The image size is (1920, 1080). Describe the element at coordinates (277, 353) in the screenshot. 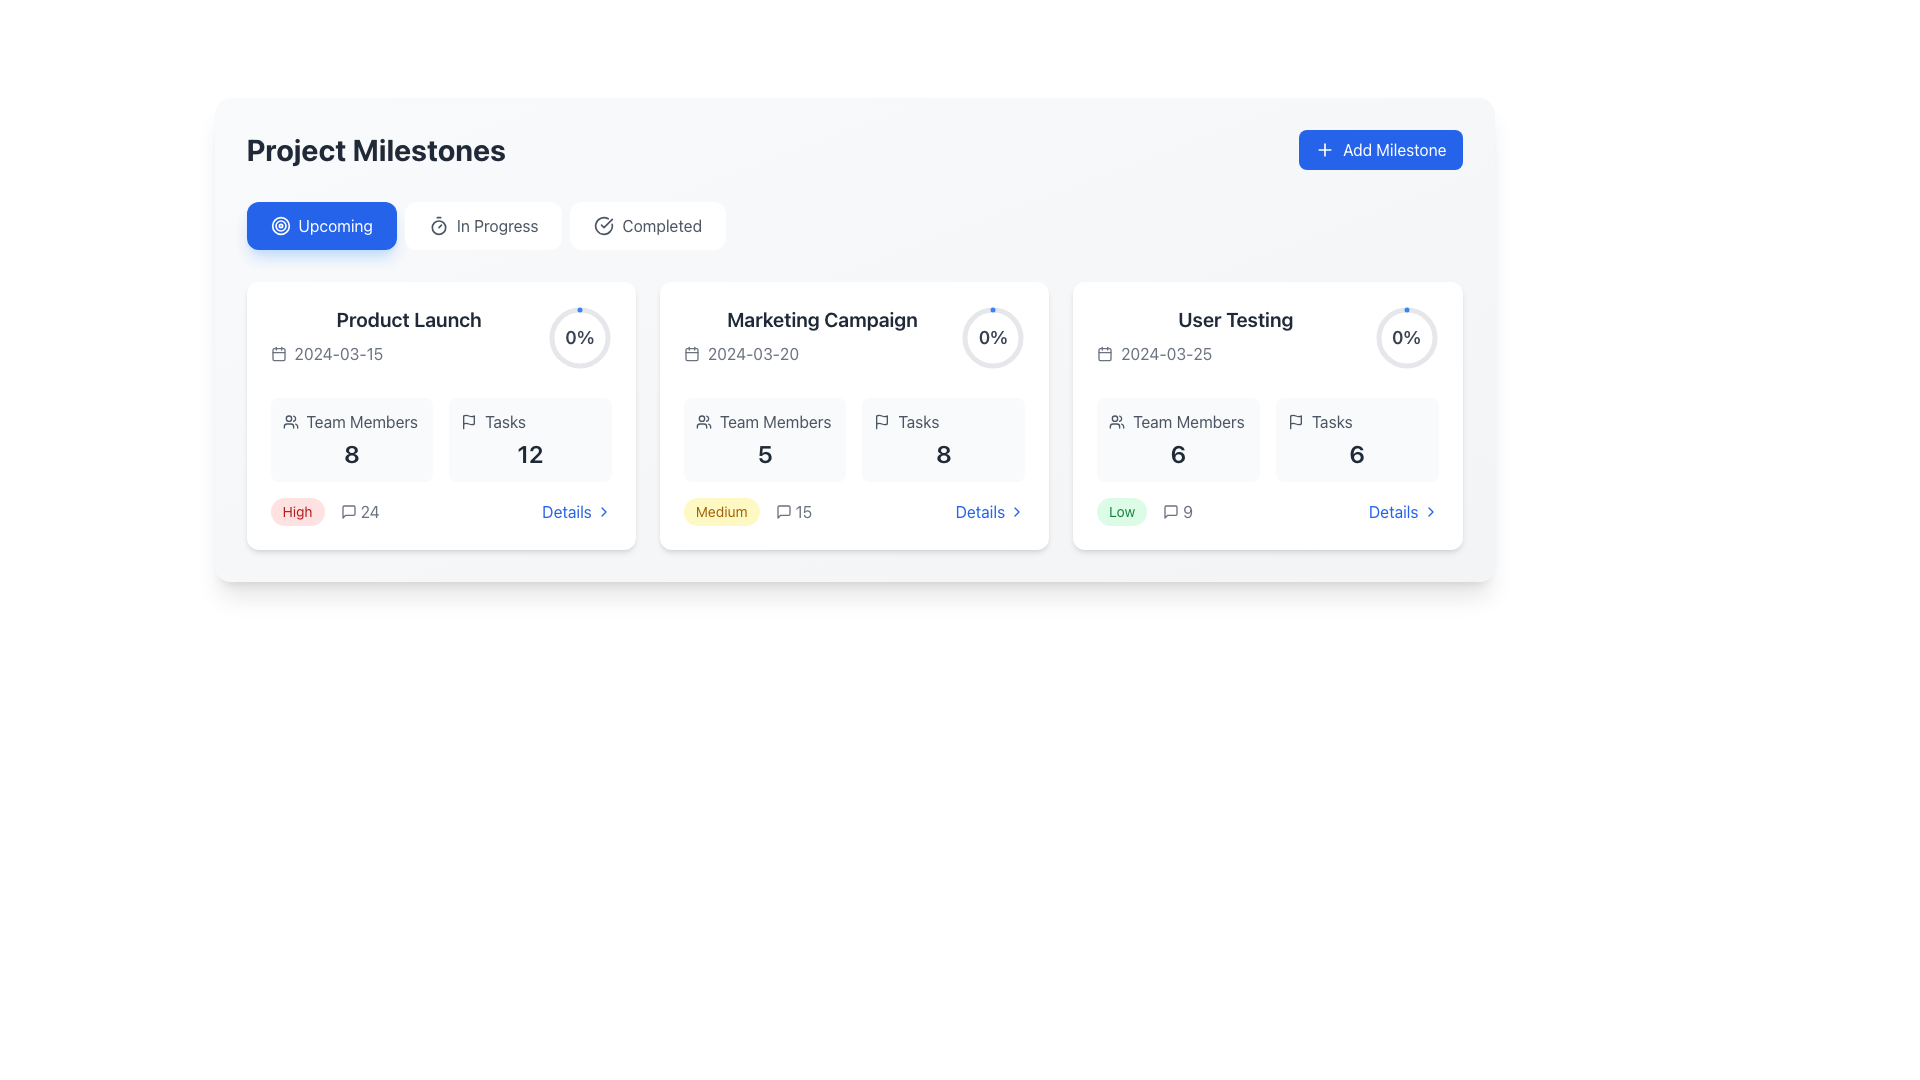

I see `the calendar icon located to the left of the date text '2024-03-15' in the 'Product Launch' section of the 'Project Milestones' interface` at that location.